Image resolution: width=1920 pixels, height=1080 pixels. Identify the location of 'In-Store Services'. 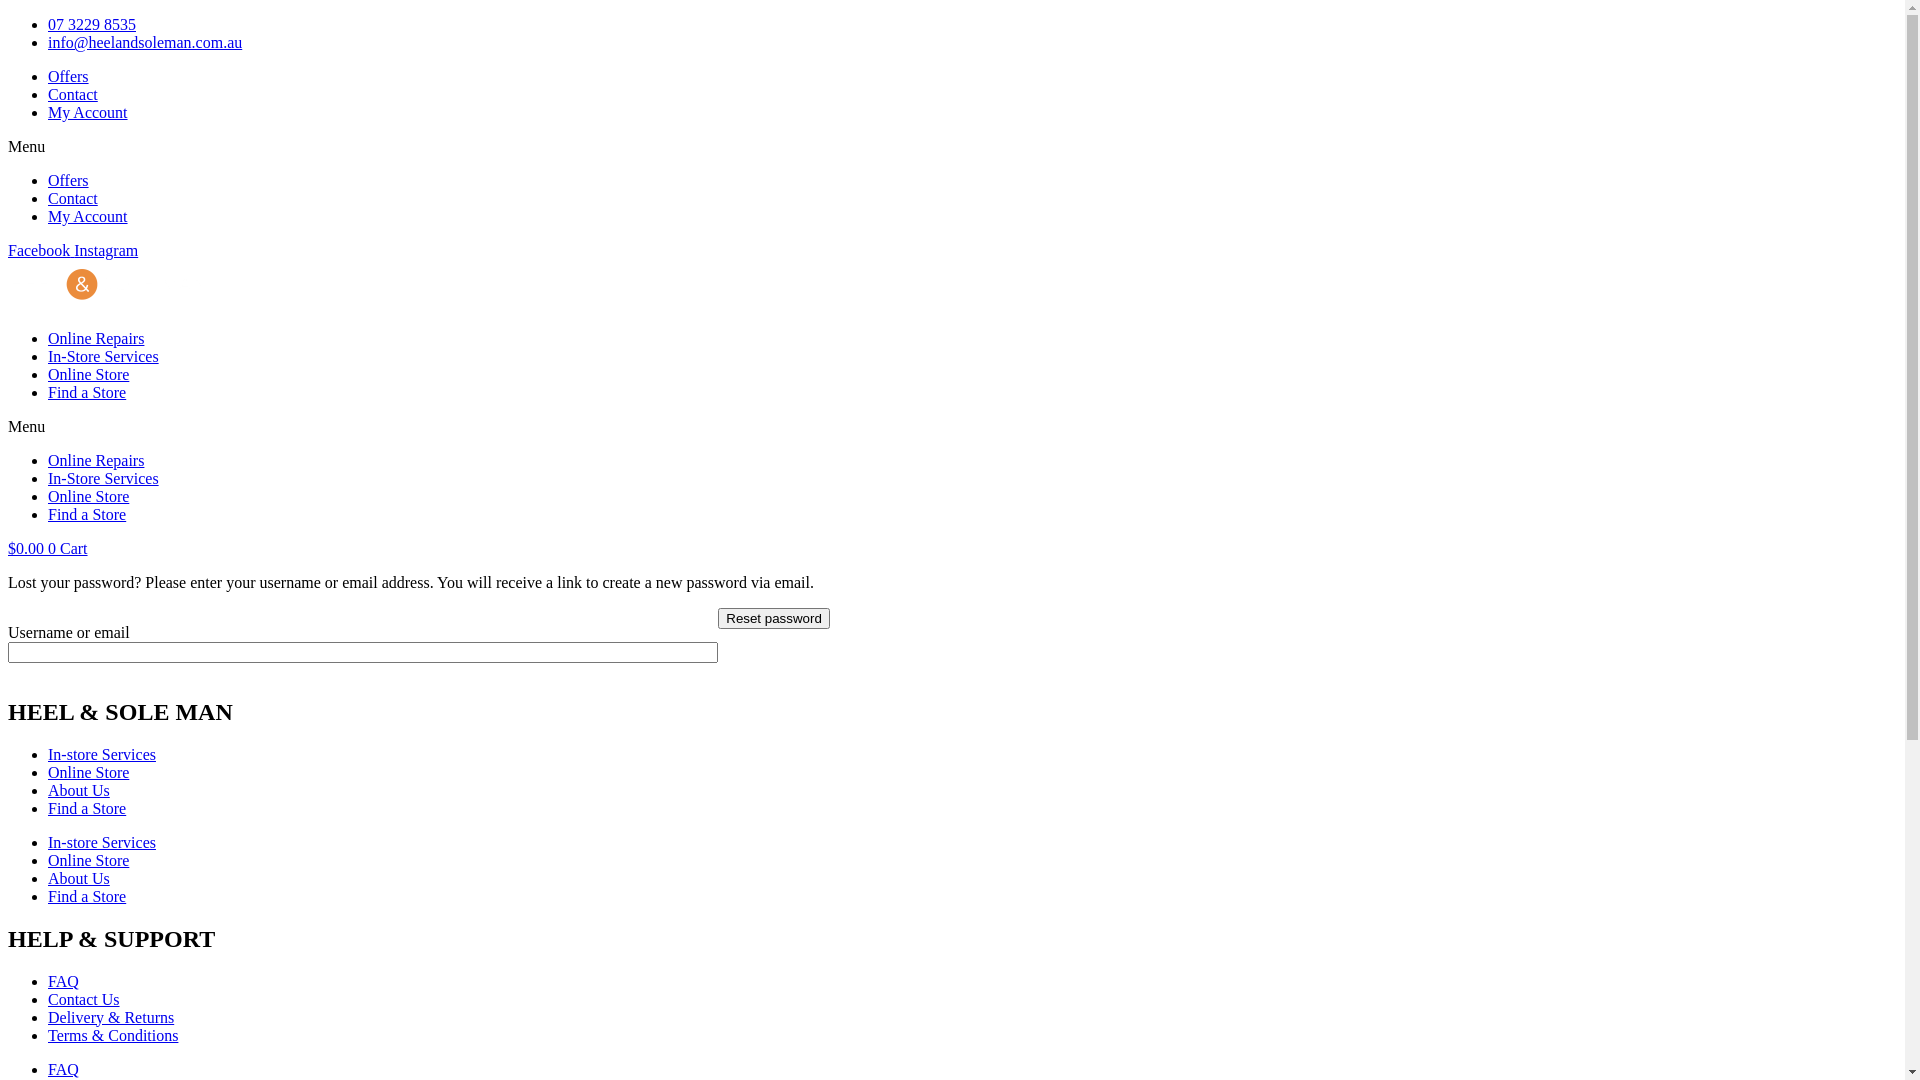
(102, 355).